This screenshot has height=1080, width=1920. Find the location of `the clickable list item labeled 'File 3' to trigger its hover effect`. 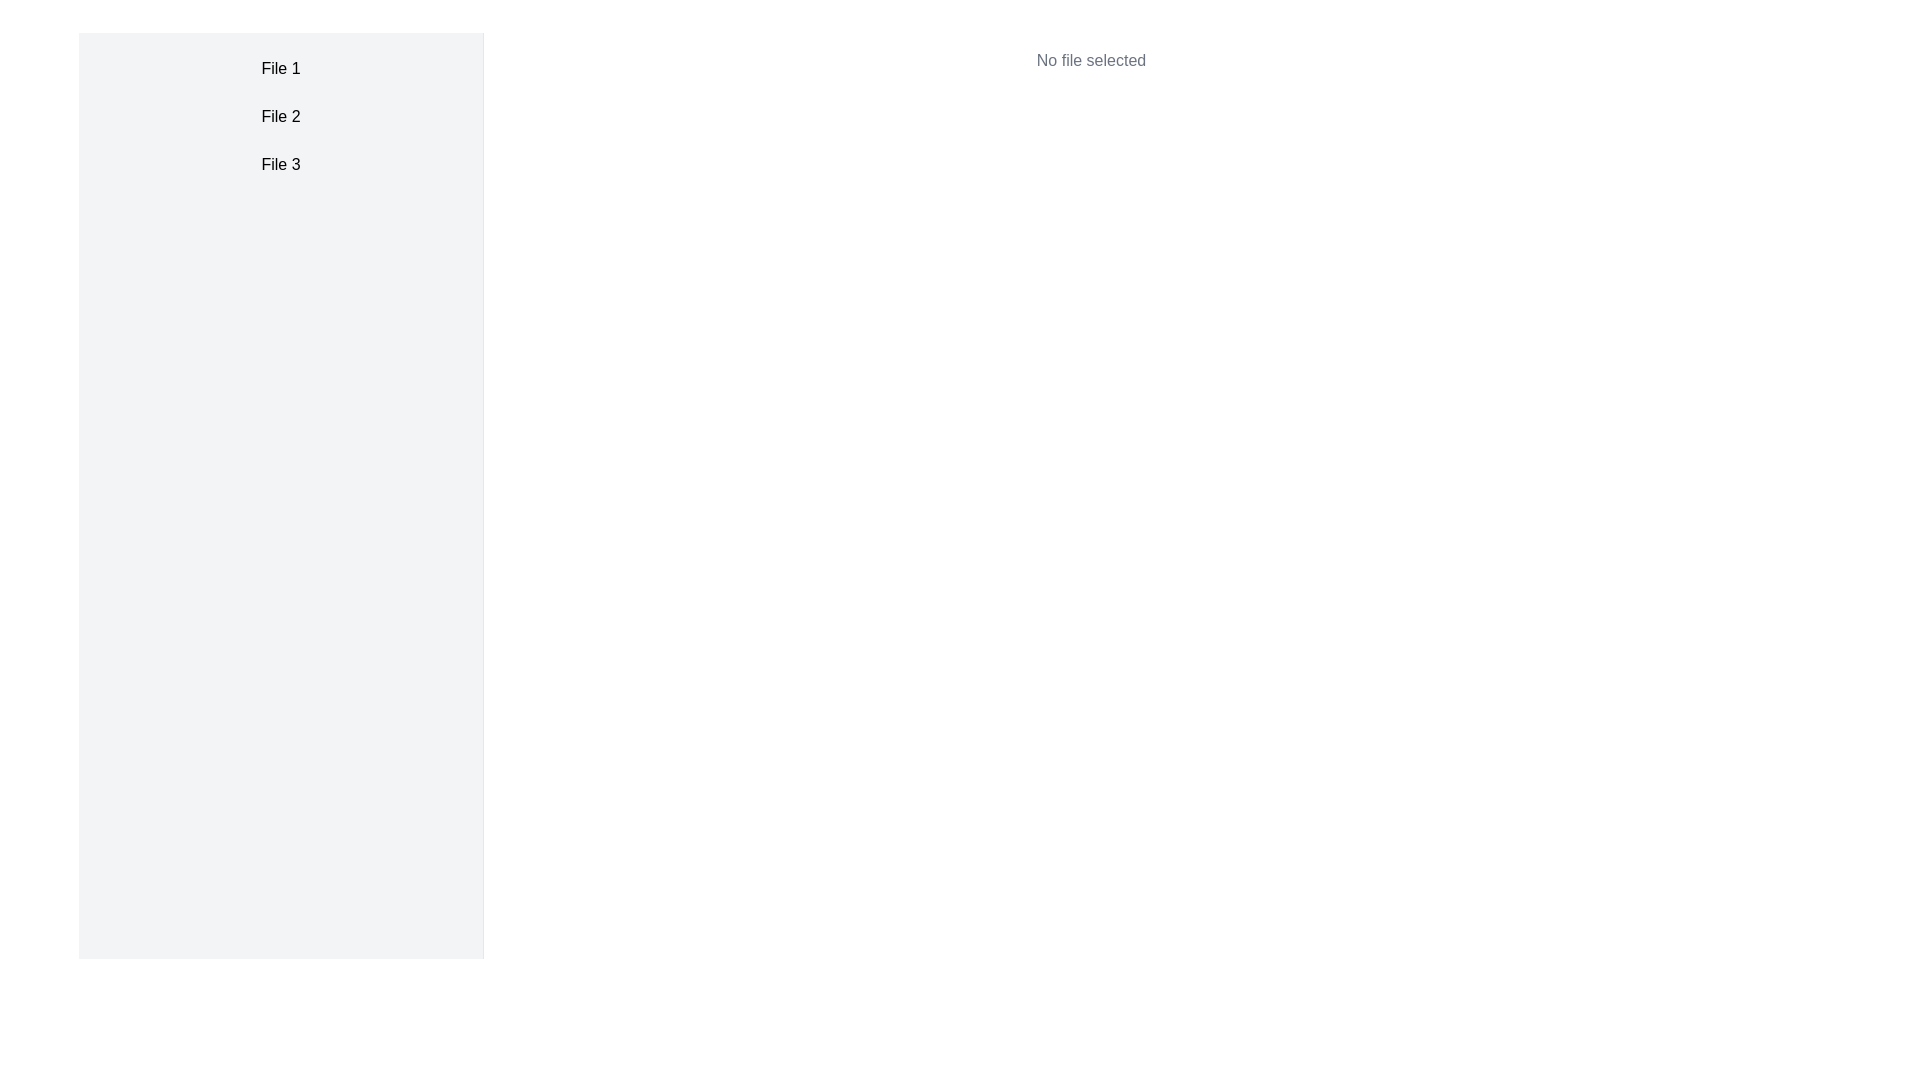

the clickable list item labeled 'File 3' to trigger its hover effect is located at coordinates (280, 164).